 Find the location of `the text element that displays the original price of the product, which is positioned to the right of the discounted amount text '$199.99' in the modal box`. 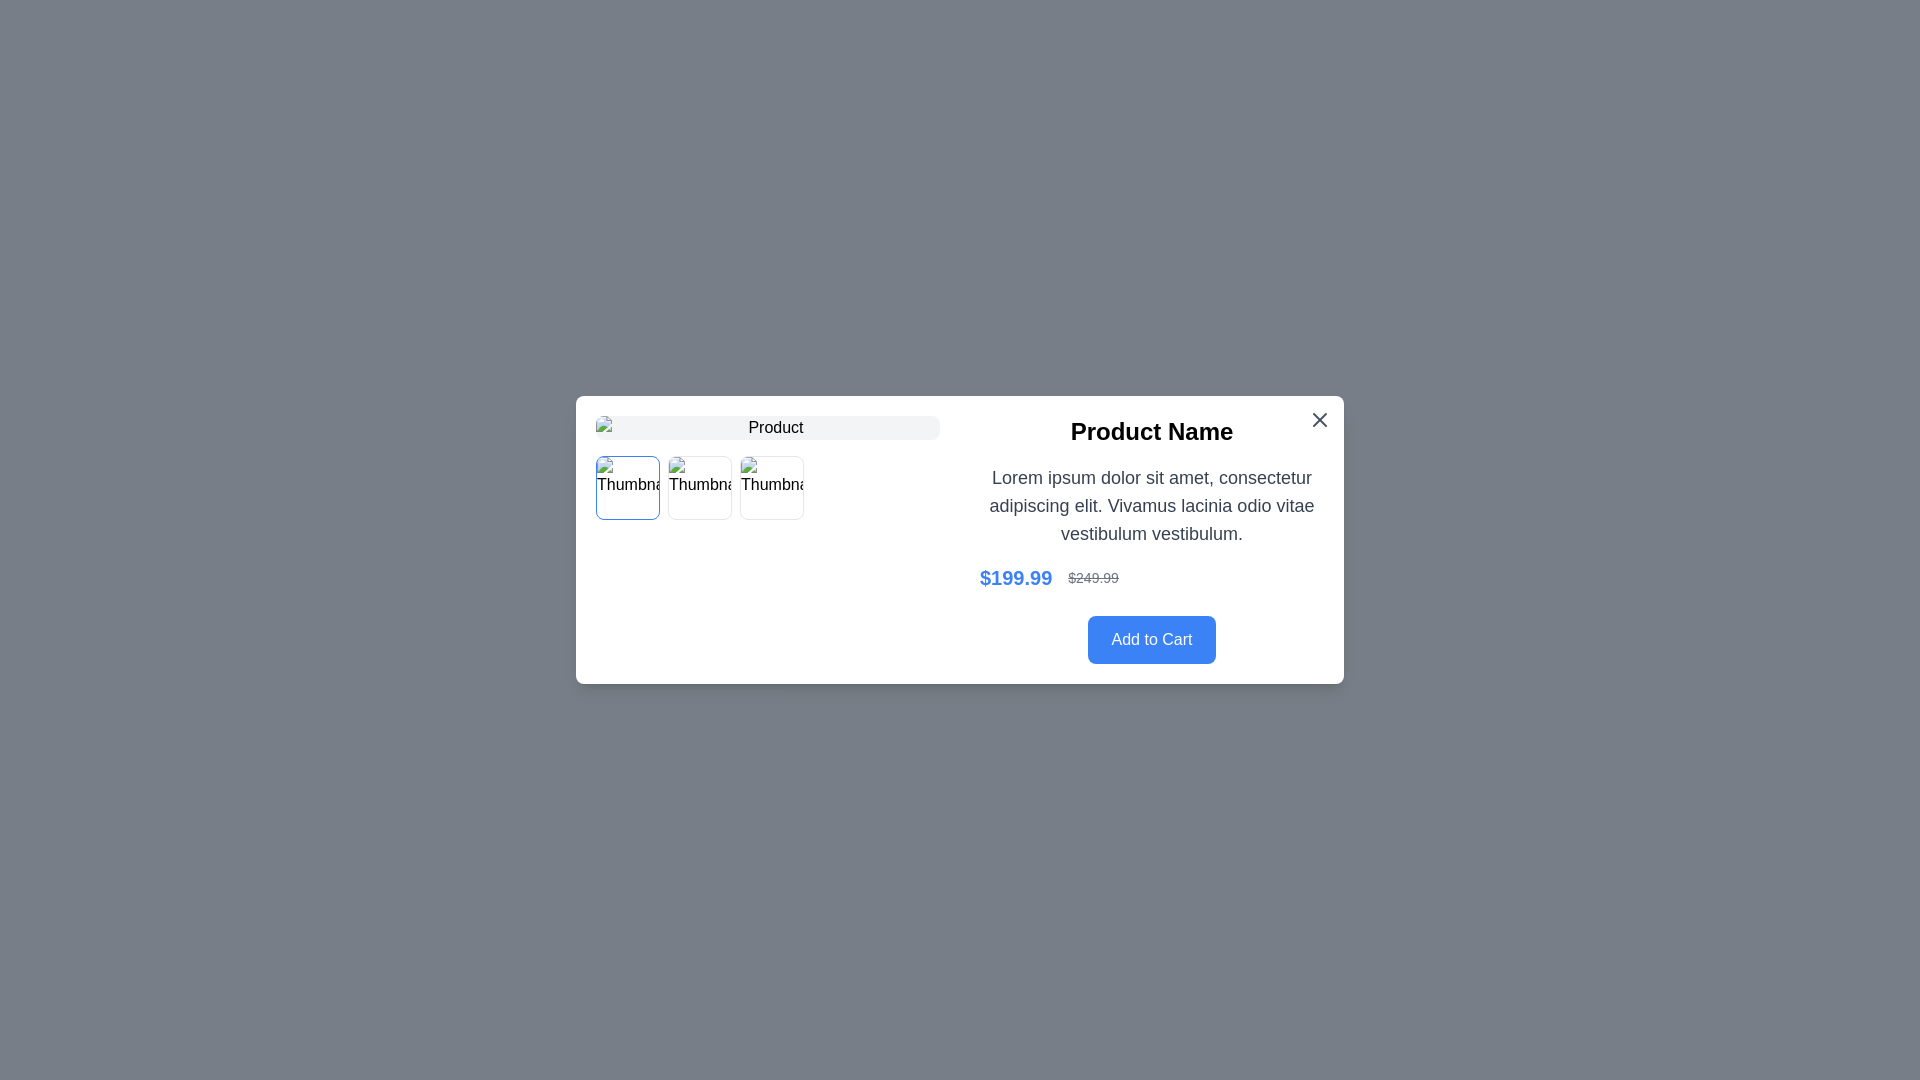

the text element that displays the original price of the product, which is positioned to the right of the discounted amount text '$199.99' in the modal box is located at coordinates (1092, 578).